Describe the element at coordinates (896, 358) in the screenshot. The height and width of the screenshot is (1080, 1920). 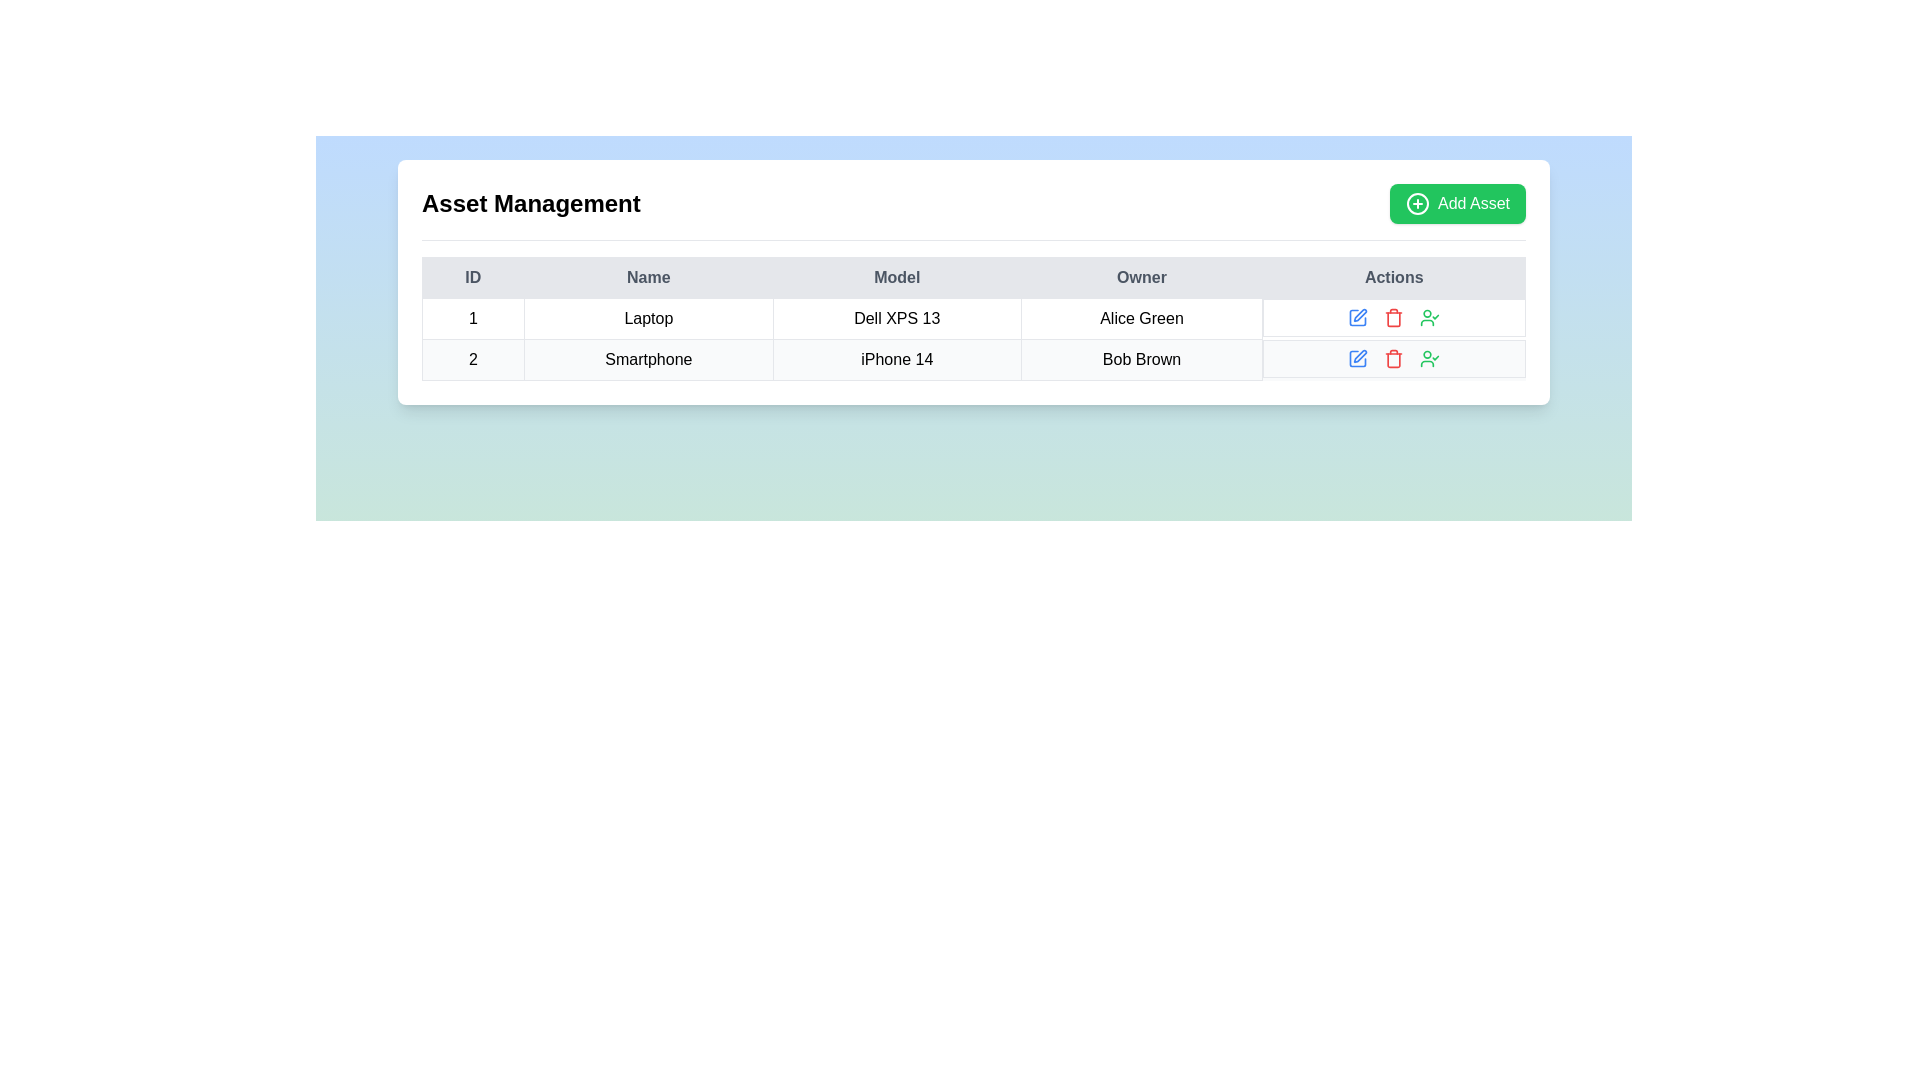
I see `the non-interactive text label displaying 'iPhone 14', located in the second row of a table under the 'Model' column, between 'Smartphone' and 'Bob Brown'` at that location.